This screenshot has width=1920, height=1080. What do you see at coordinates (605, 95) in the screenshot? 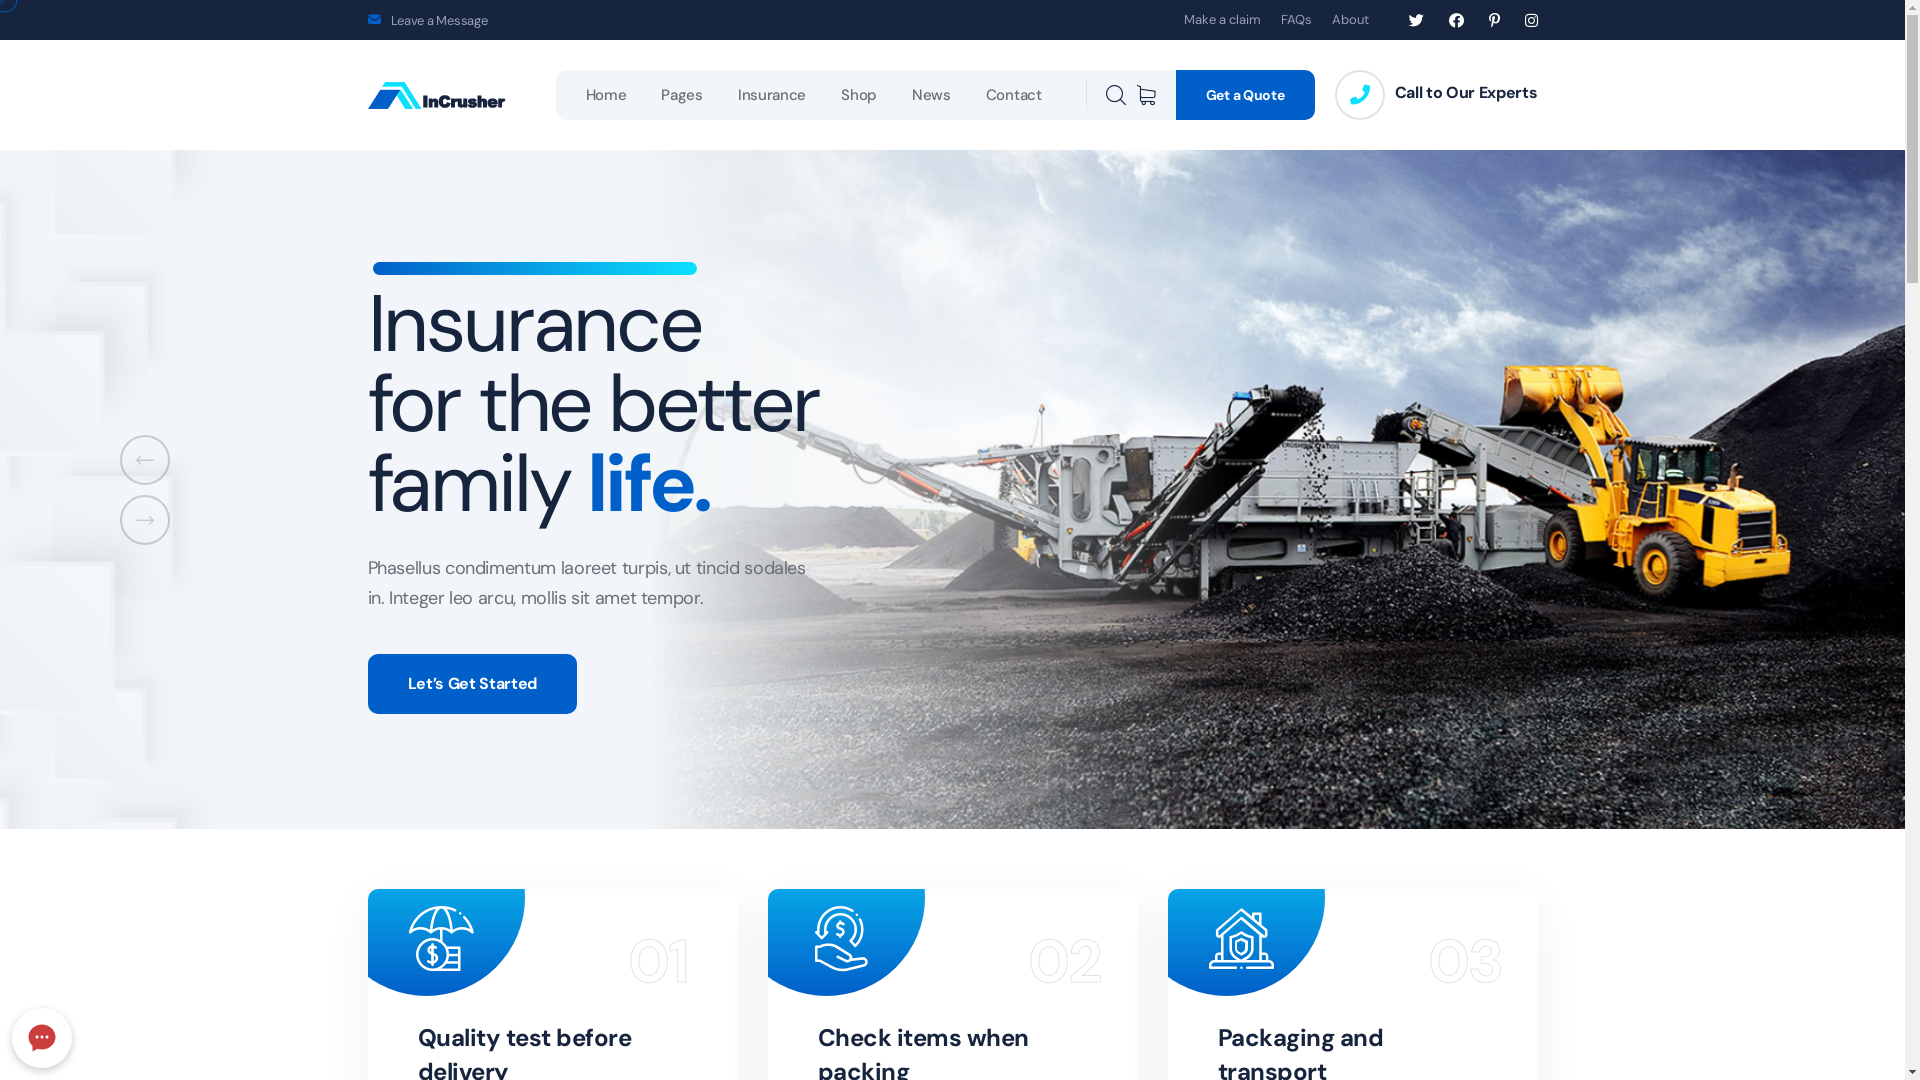
I see `'Home'` at bounding box center [605, 95].